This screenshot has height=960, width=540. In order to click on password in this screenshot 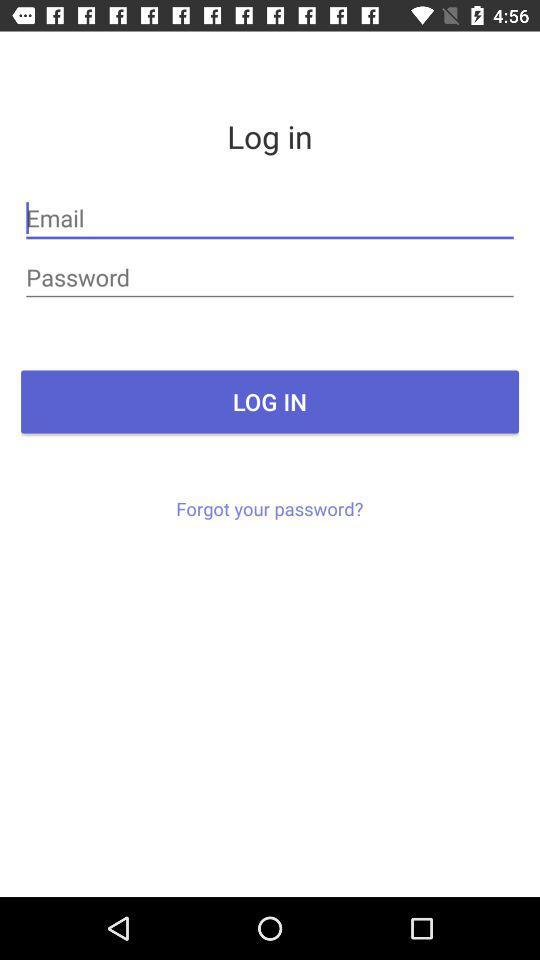, I will do `click(270, 276)`.